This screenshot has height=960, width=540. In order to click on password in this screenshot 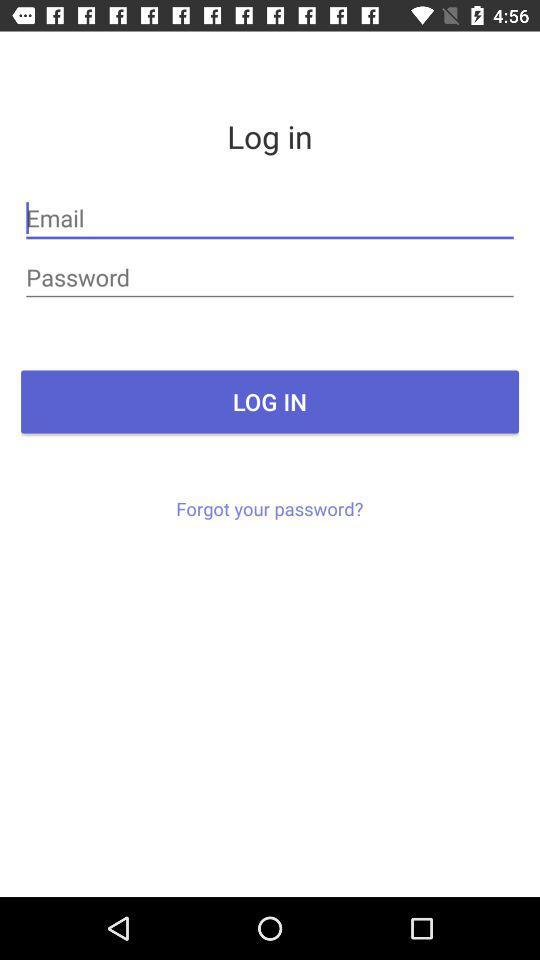, I will do `click(270, 276)`.